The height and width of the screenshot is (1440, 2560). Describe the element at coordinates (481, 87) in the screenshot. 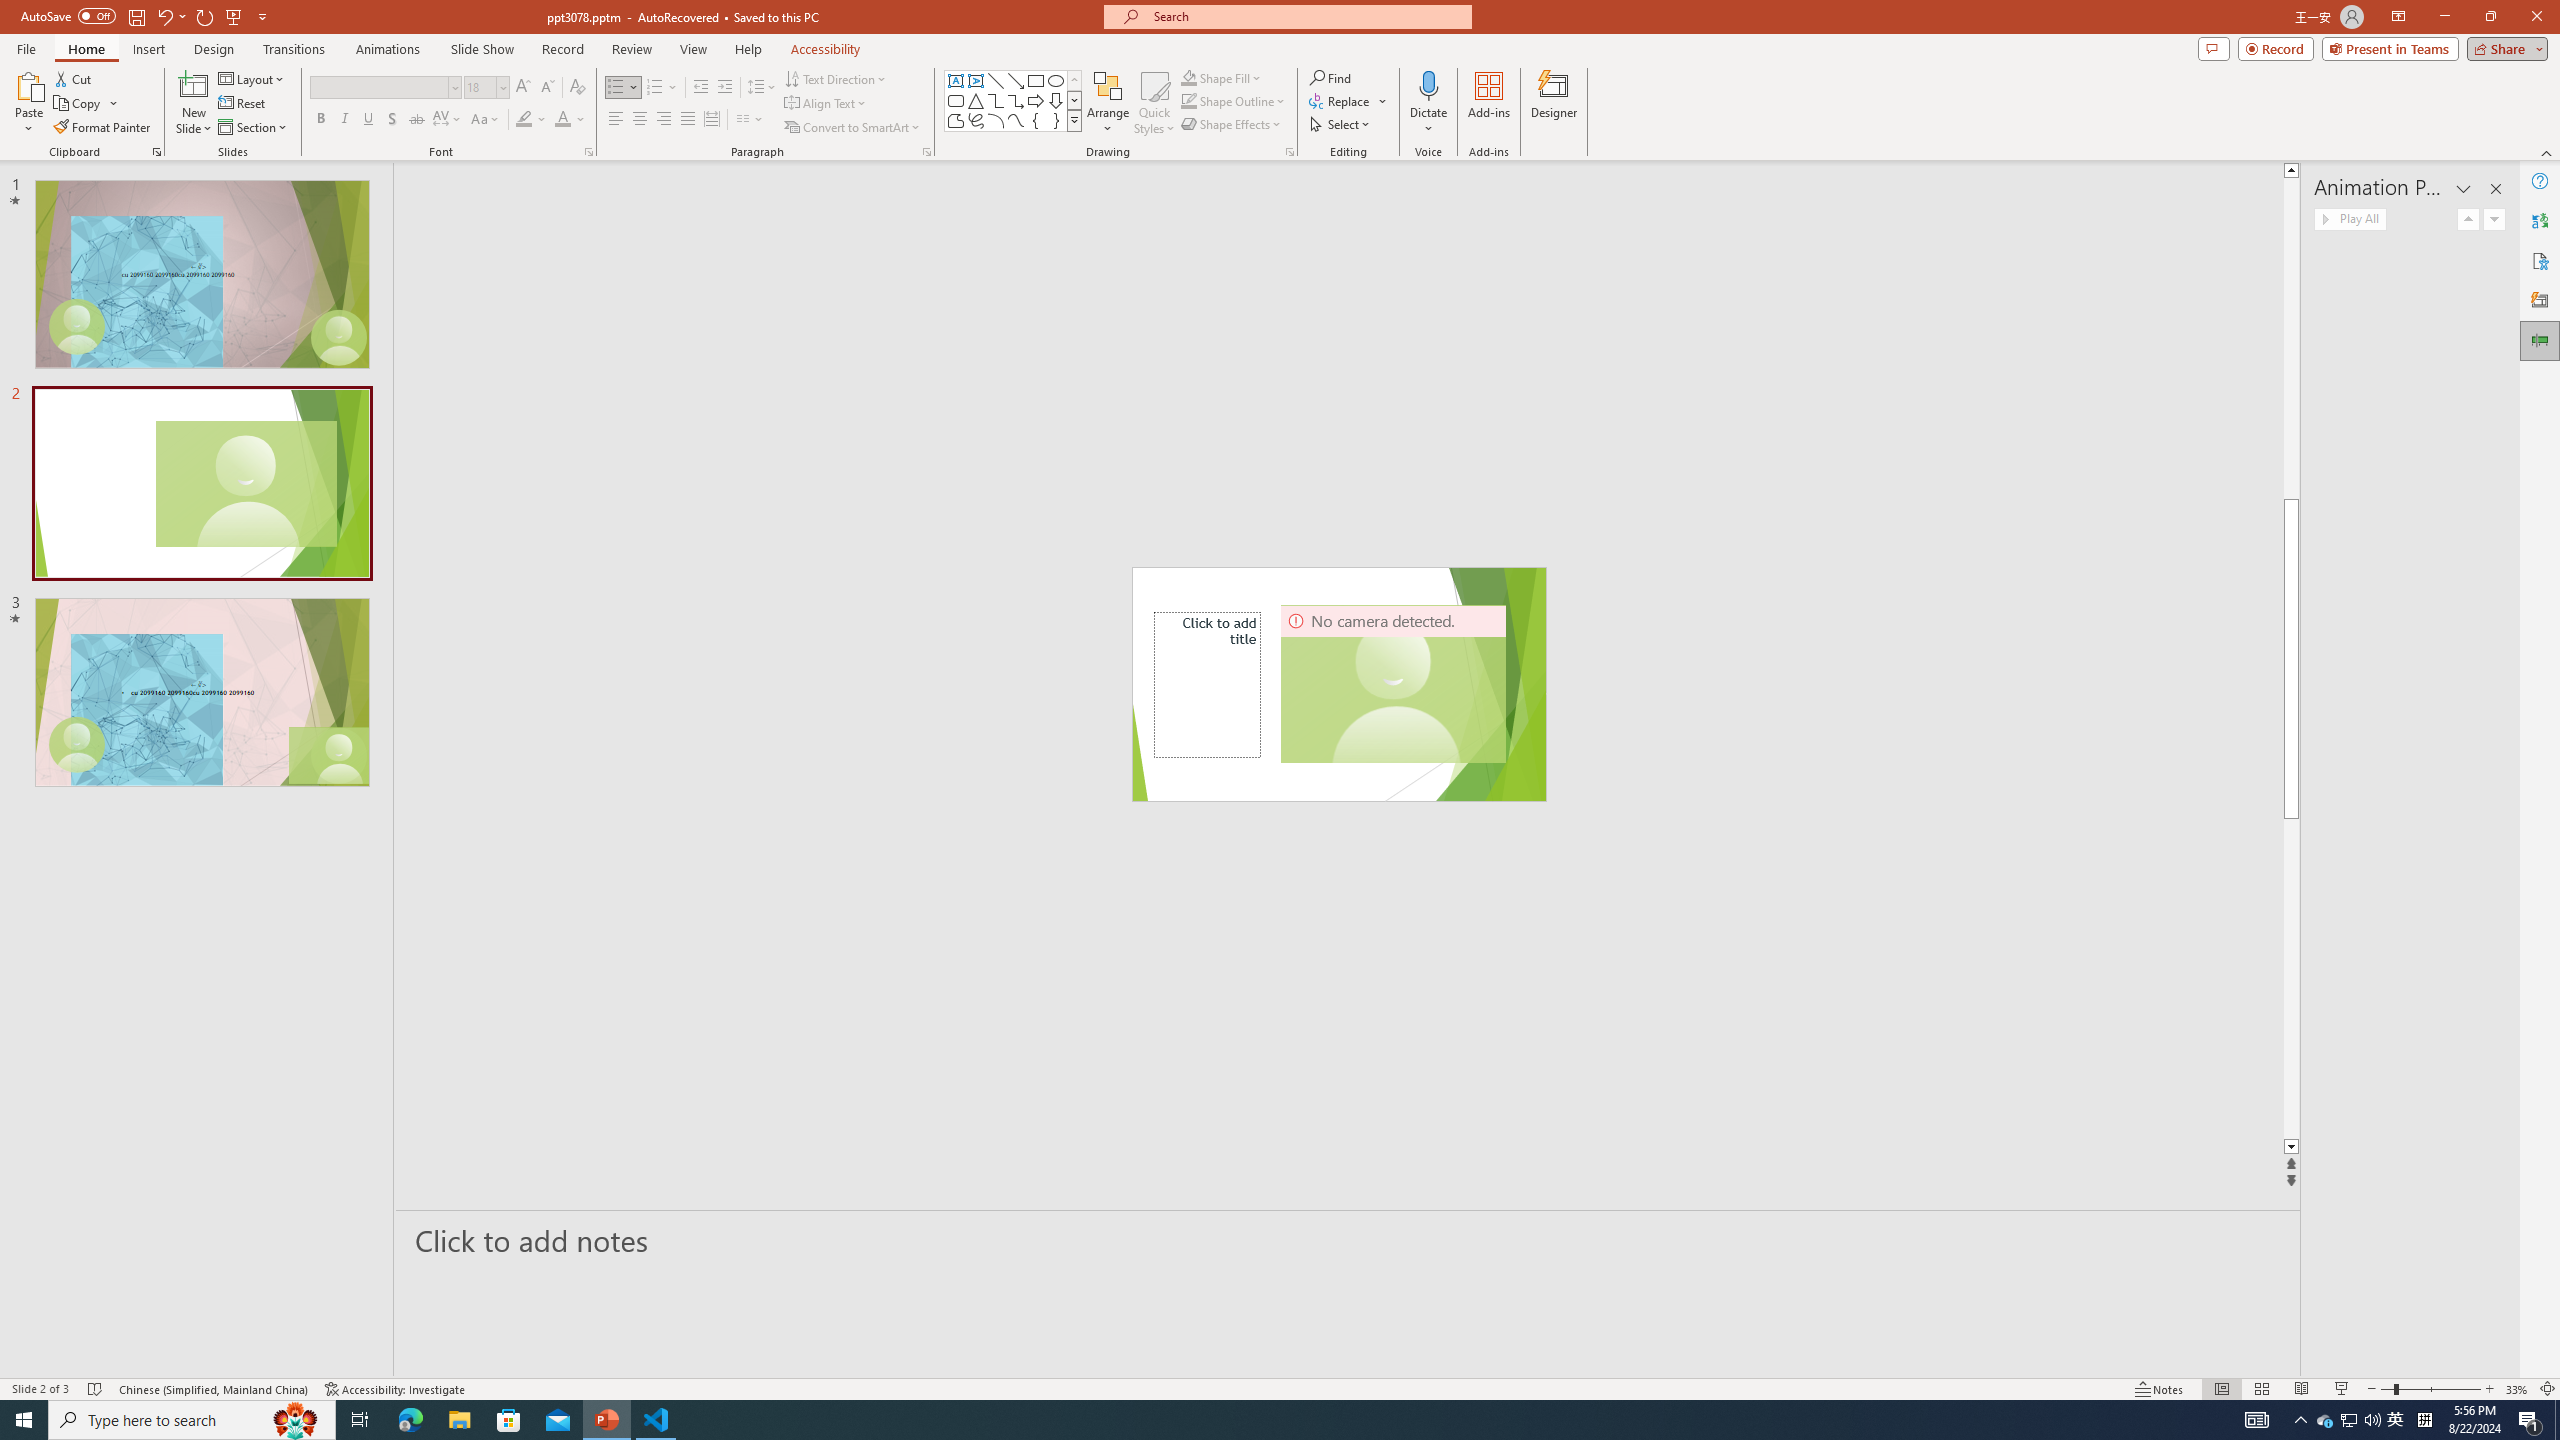

I see `'Font Size'` at that location.